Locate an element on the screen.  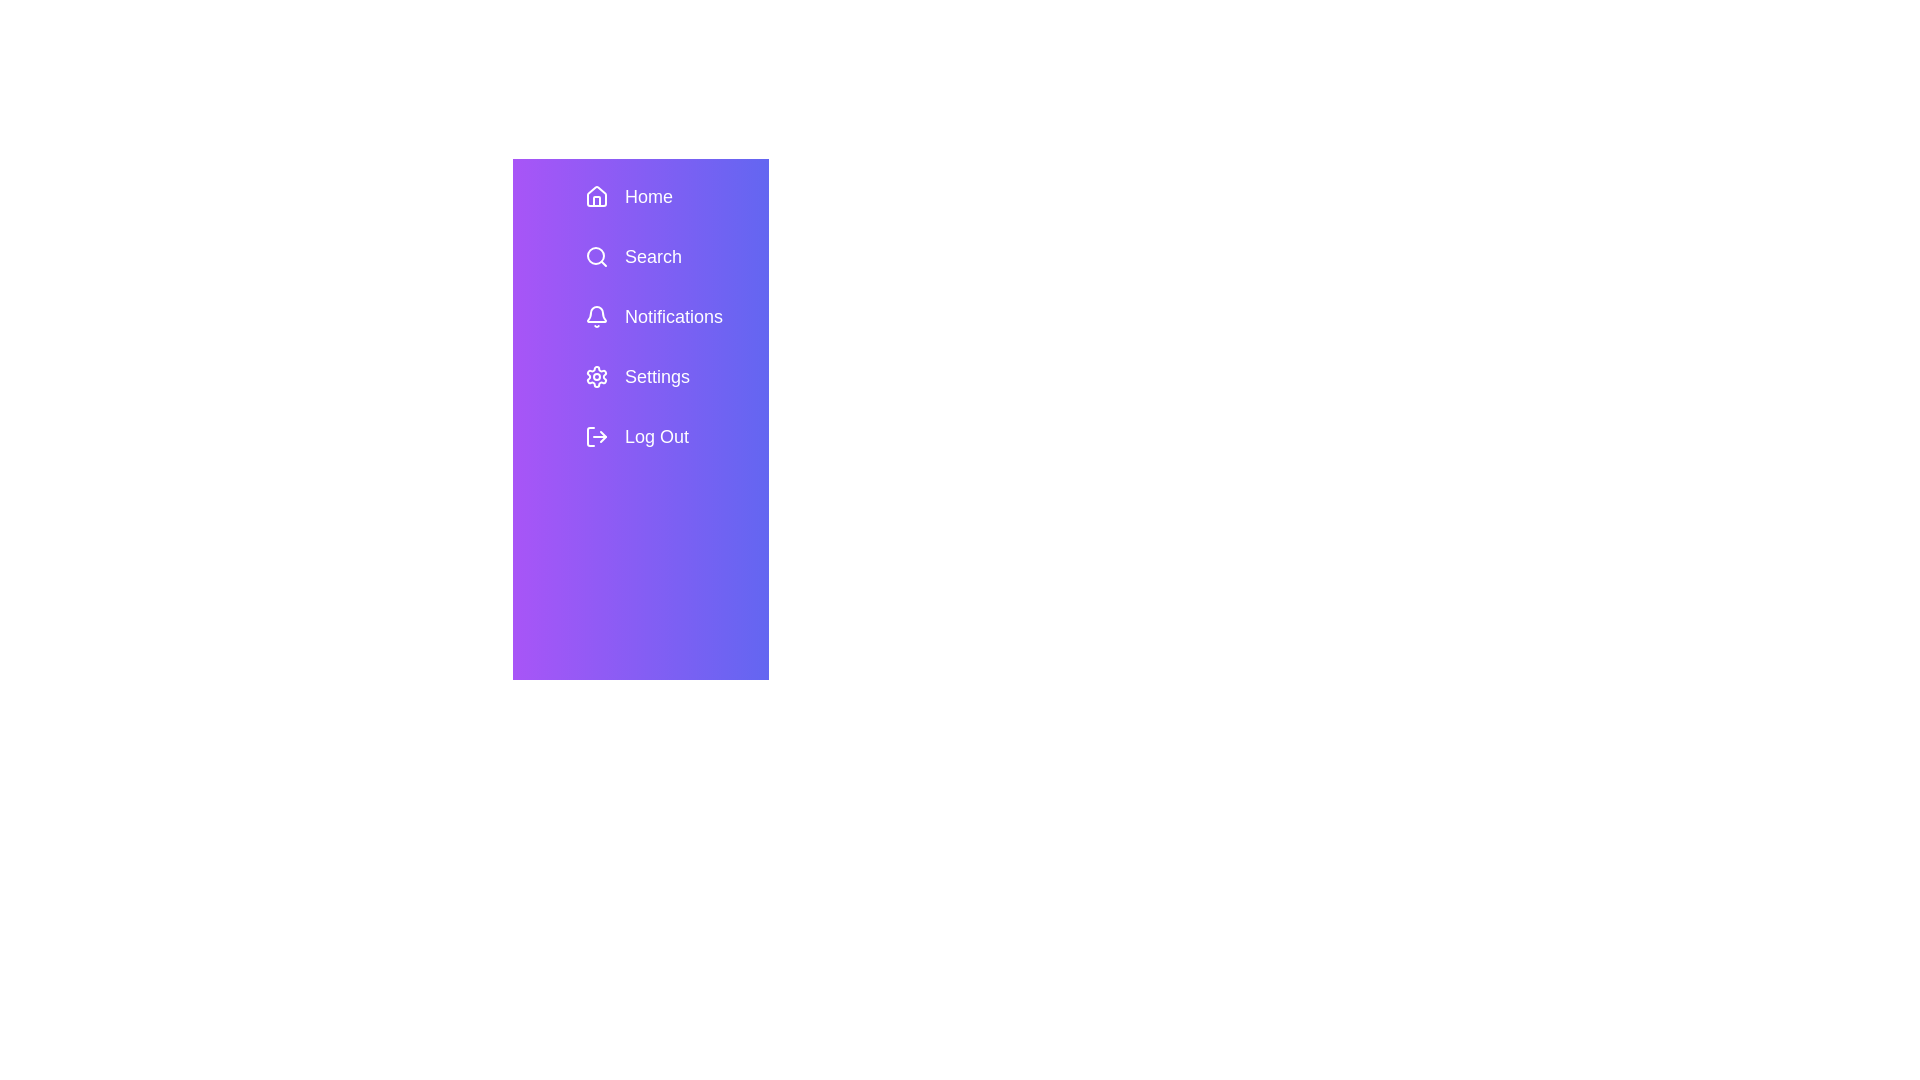
the menu item Home to view its hover effect is located at coordinates (668, 196).